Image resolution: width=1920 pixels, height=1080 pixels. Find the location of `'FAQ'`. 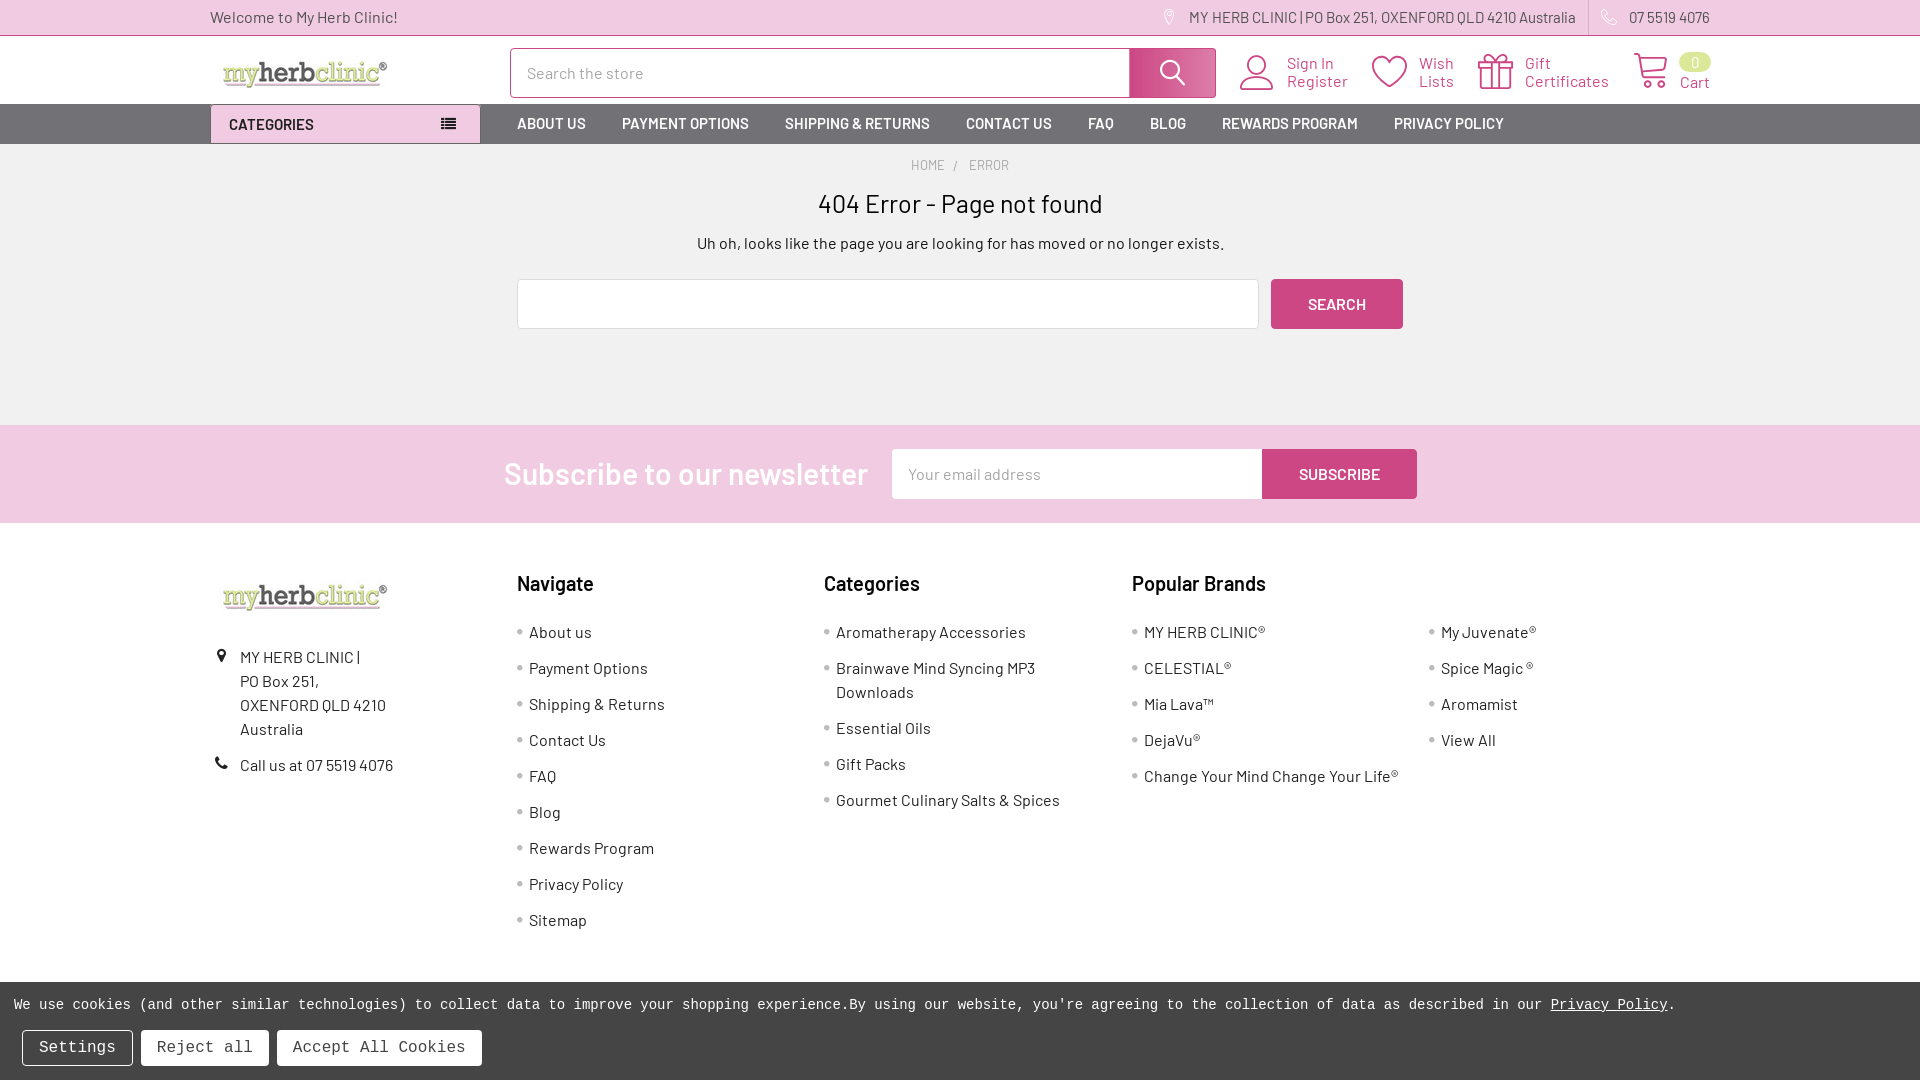

'FAQ' is located at coordinates (542, 774).